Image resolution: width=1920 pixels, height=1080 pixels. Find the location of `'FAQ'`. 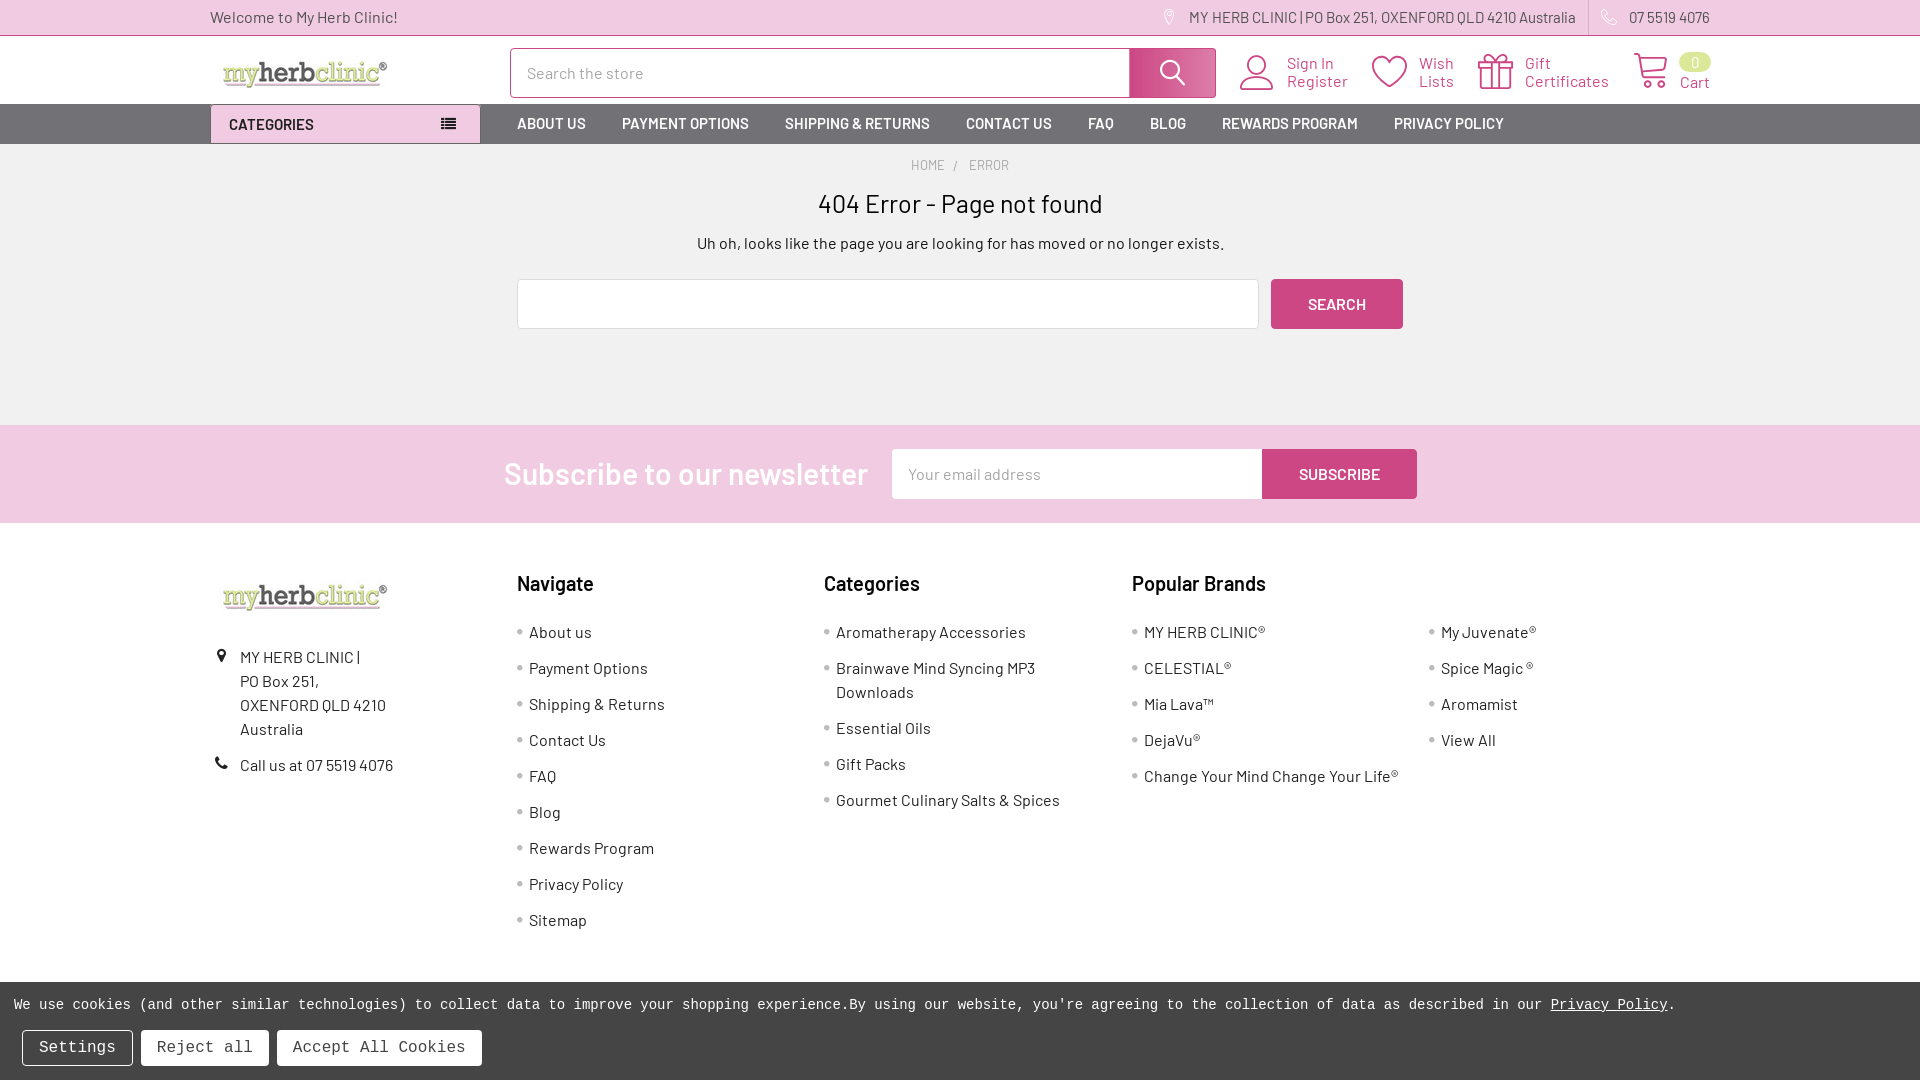

'FAQ' is located at coordinates (542, 774).